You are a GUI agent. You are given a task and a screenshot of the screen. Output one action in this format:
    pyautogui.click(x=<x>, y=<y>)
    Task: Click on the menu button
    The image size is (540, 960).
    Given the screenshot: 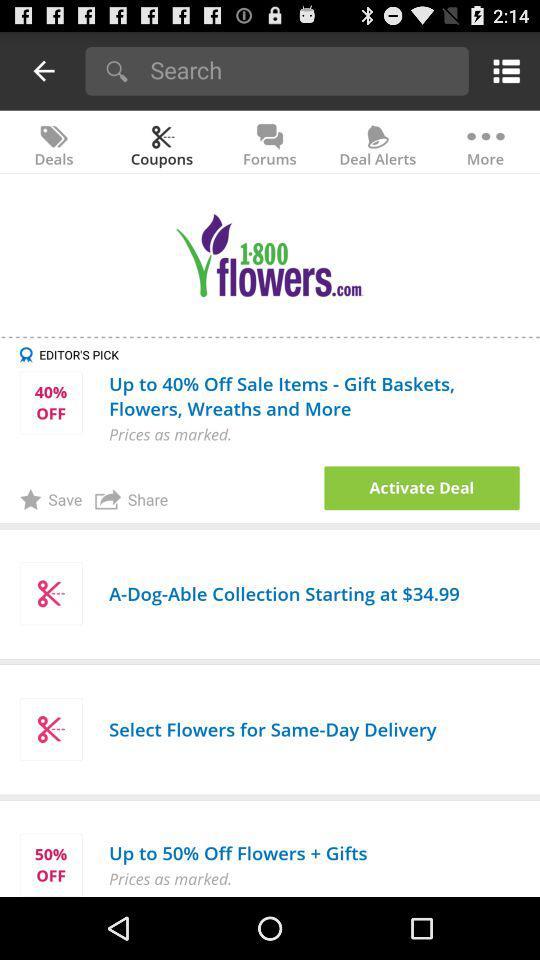 What is the action you would take?
    pyautogui.click(x=502, y=70)
    